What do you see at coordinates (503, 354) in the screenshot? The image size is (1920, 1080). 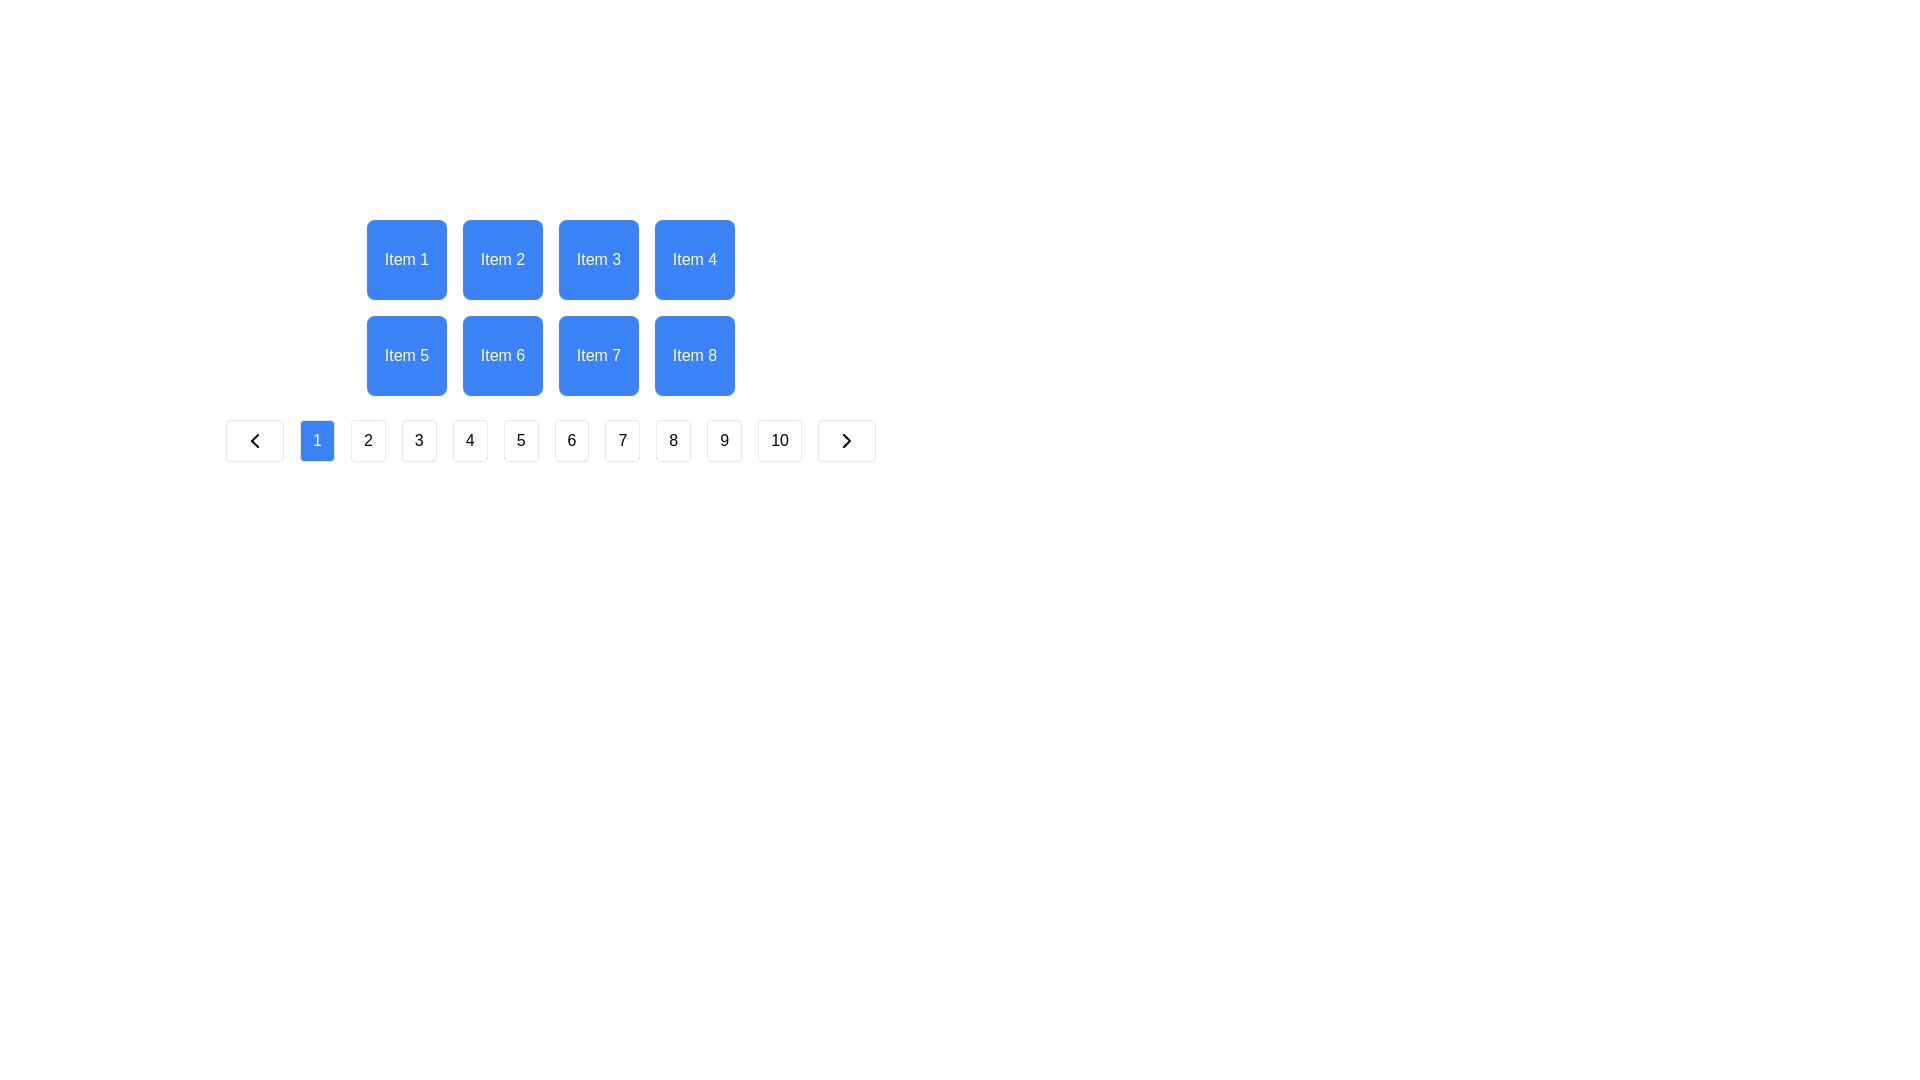 I see `the blue square button with rounded corners labeled 'Item 6', which is the second item in the second row of a 4-column grid layout` at bounding box center [503, 354].